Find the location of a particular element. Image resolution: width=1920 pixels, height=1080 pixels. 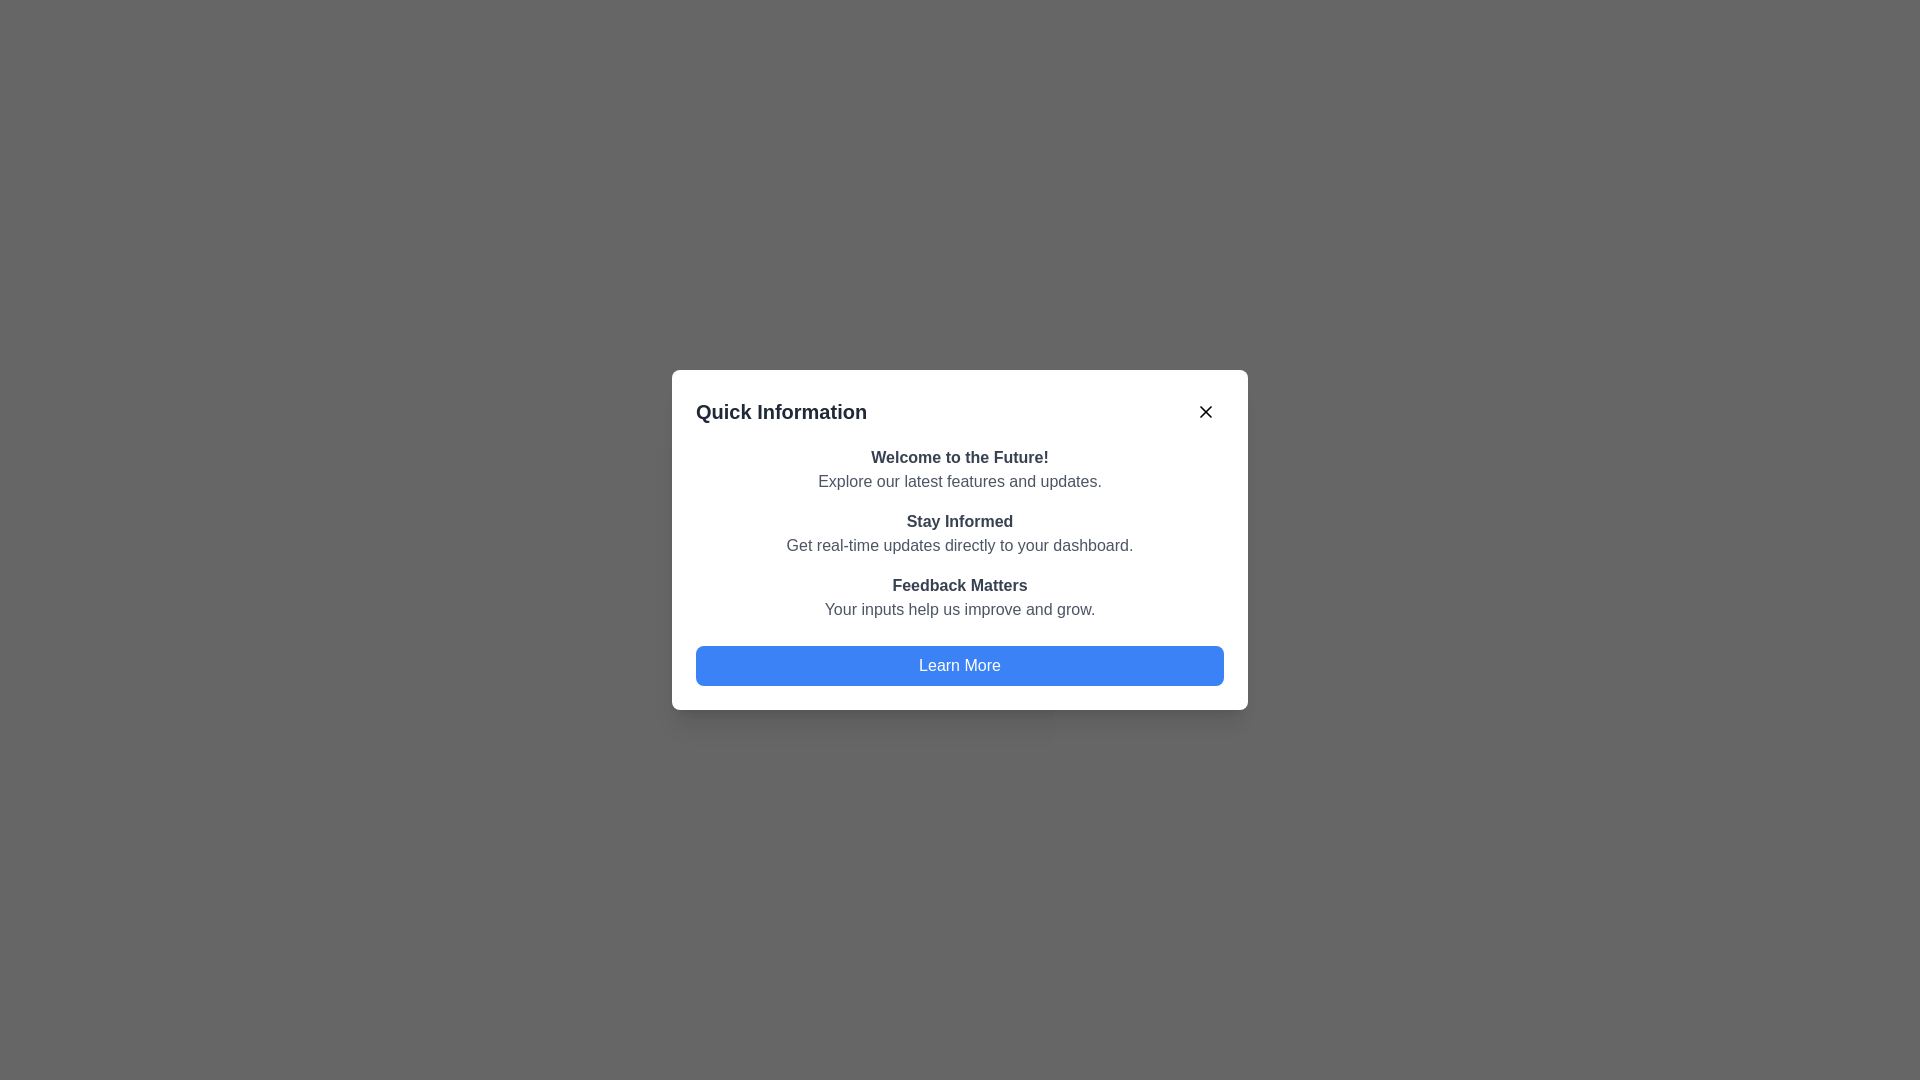

the welcoming header text block located in the central upper region of the modal dialog box, below the title 'Quick Information' and above the section titled 'Stay Informed' is located at coordinates (960, 470).